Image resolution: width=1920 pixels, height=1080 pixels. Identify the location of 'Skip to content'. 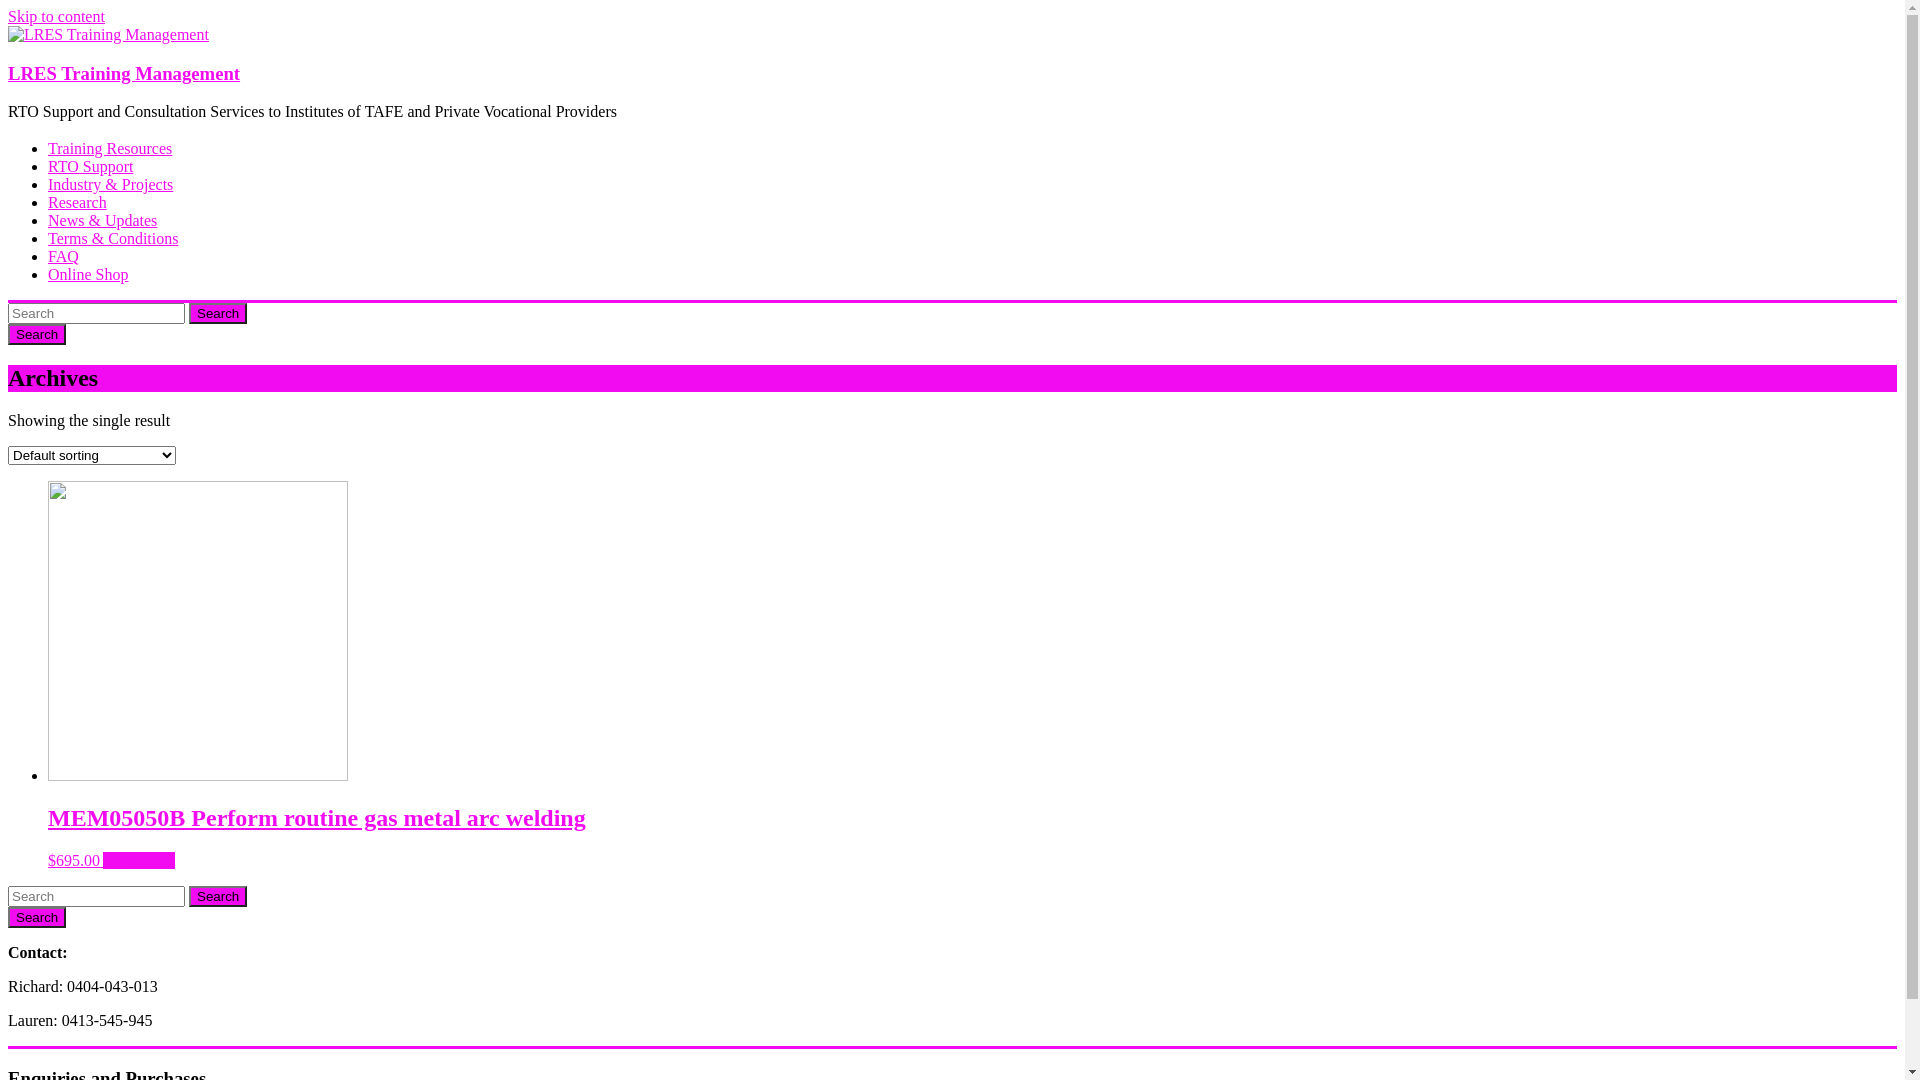
(56, 16).